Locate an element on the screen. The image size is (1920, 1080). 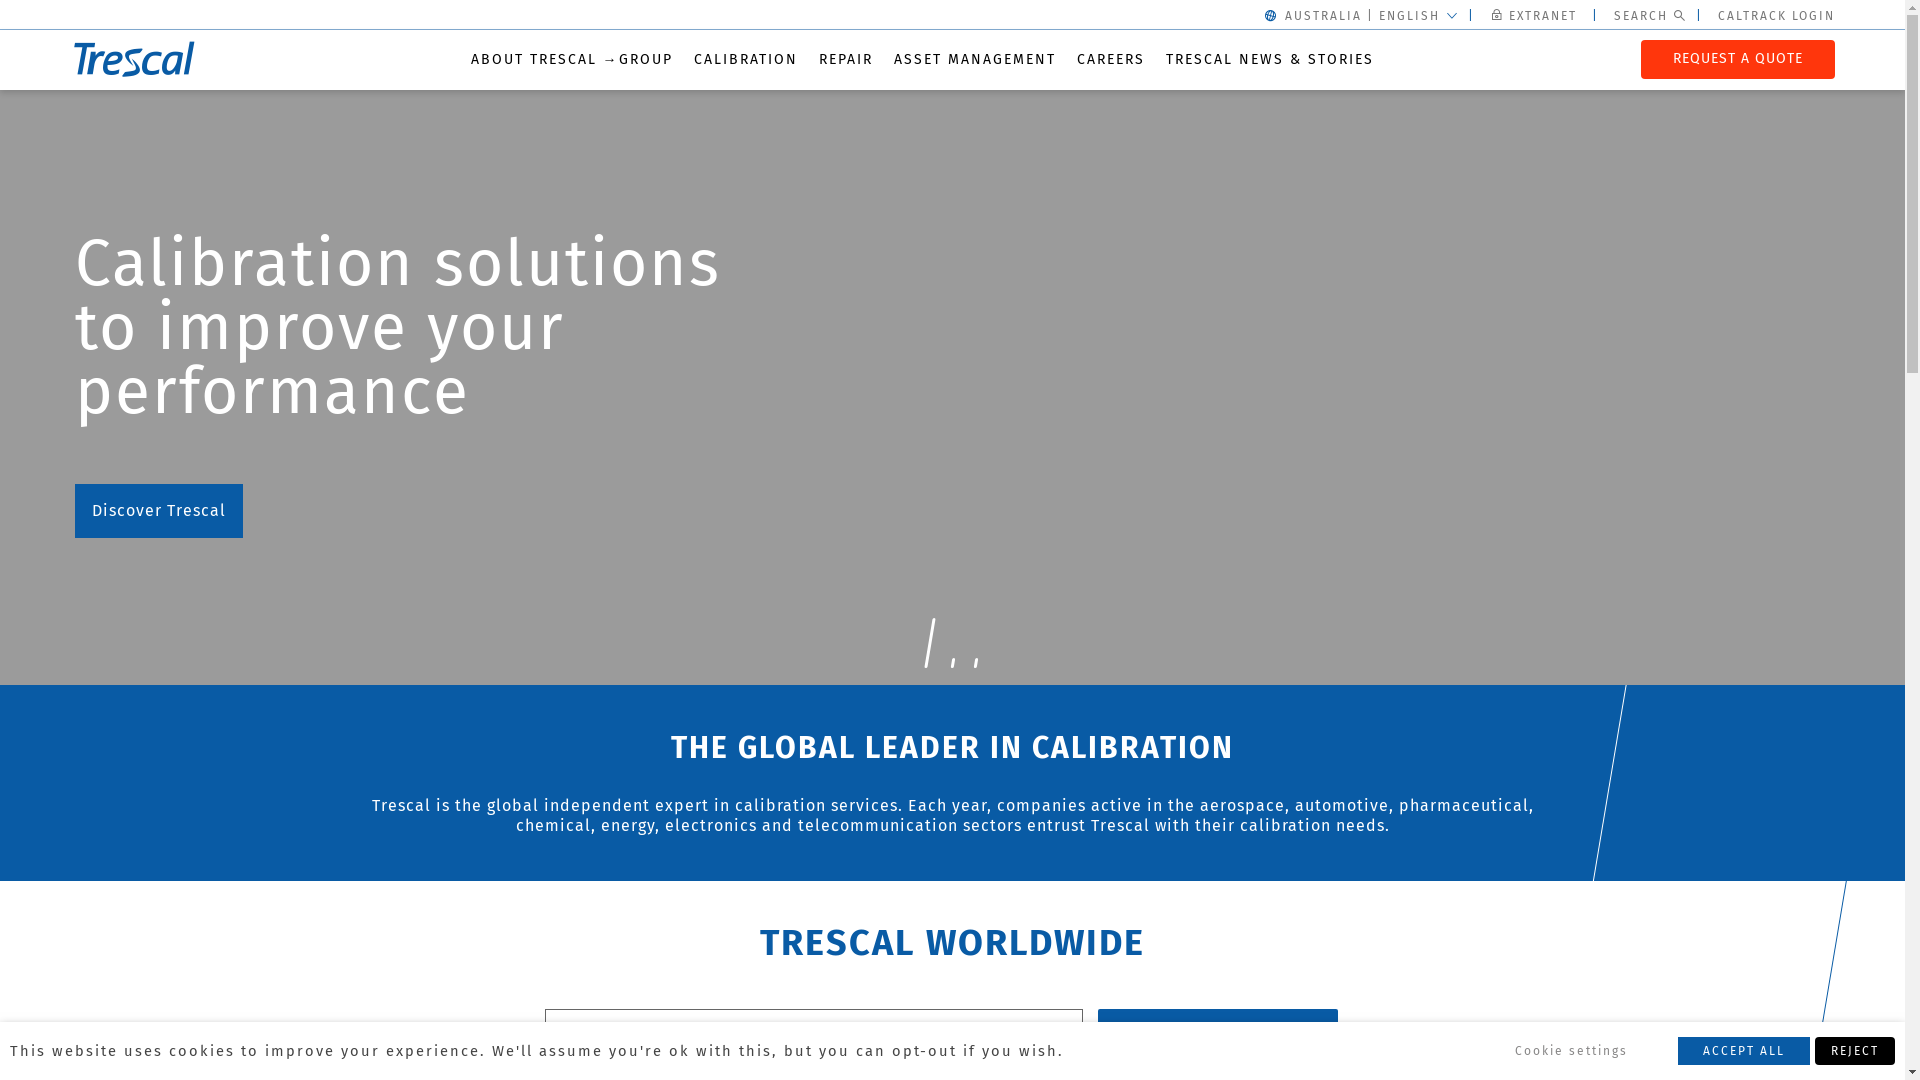
'SEARCH' is located at coordinates (1097, 1029).